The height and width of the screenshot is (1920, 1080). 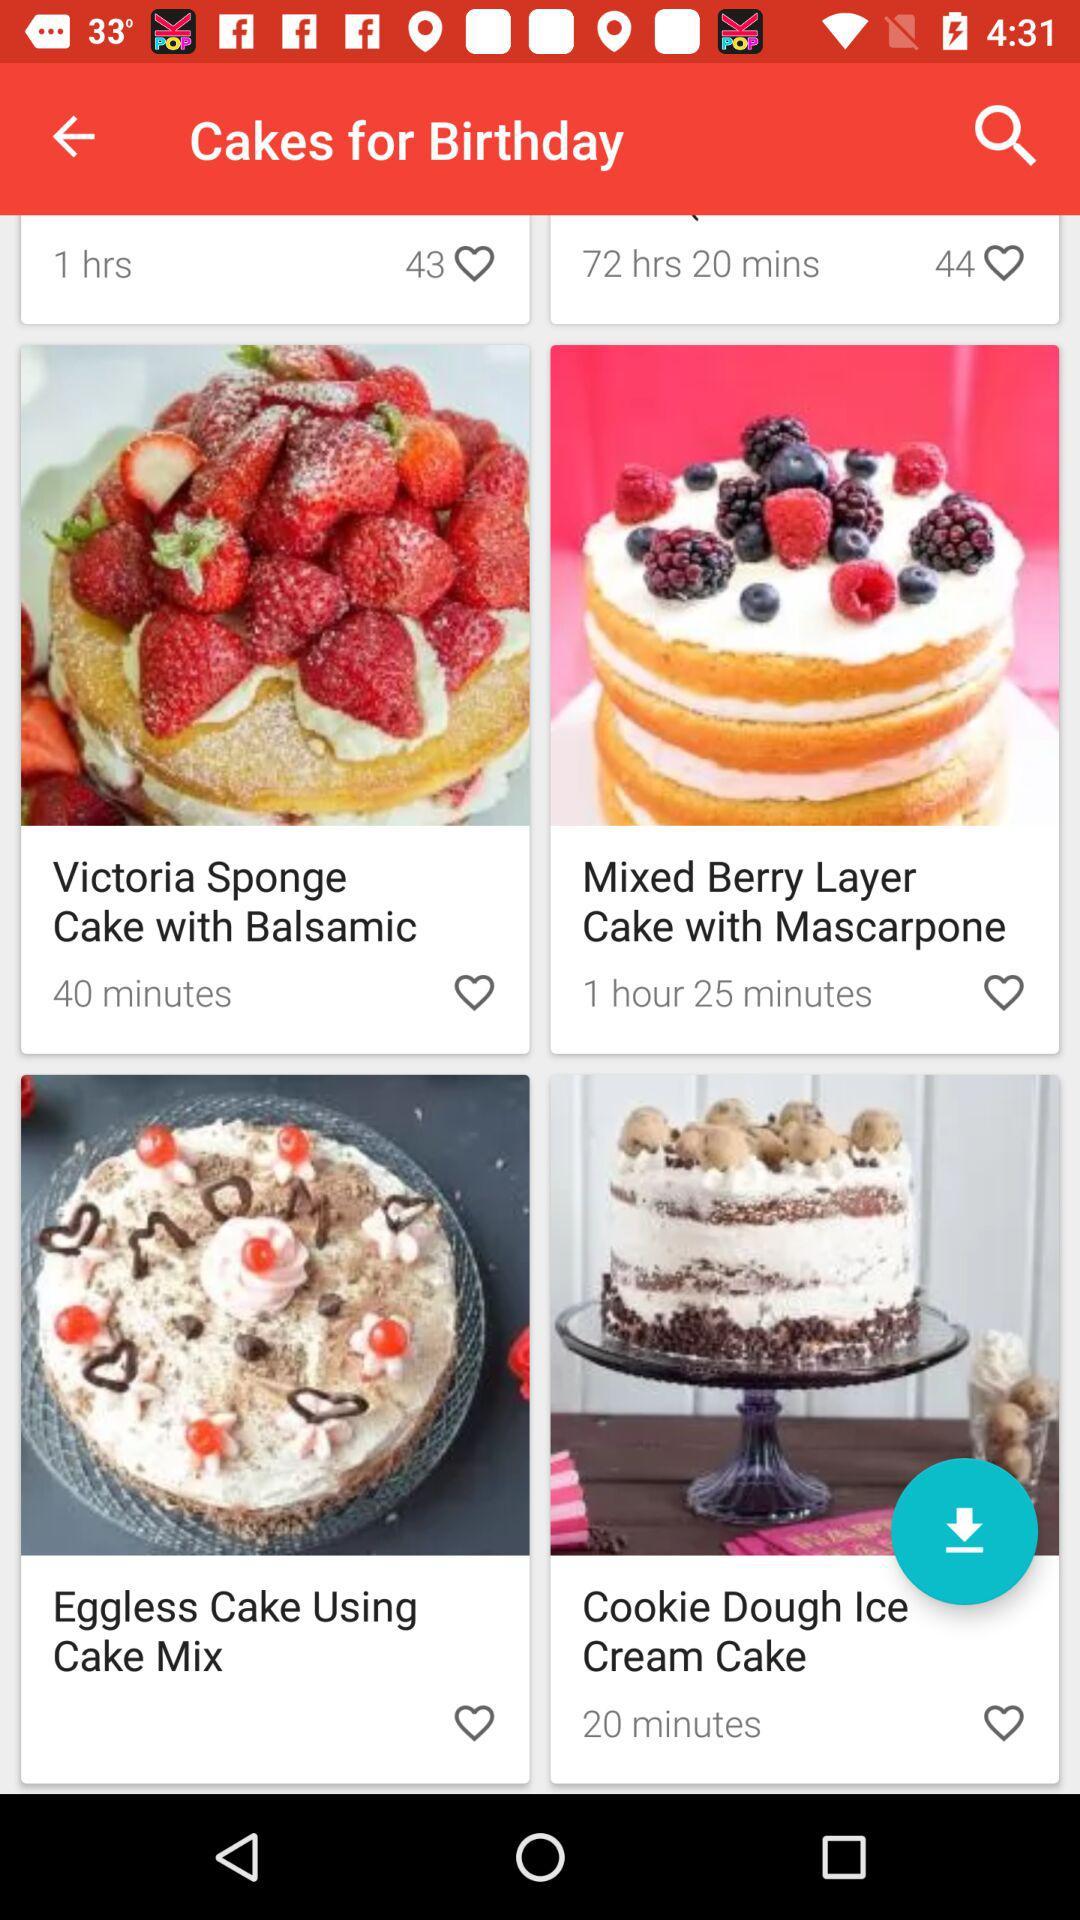 I want to click on the file_download icon, so click(x=963, y=1530).